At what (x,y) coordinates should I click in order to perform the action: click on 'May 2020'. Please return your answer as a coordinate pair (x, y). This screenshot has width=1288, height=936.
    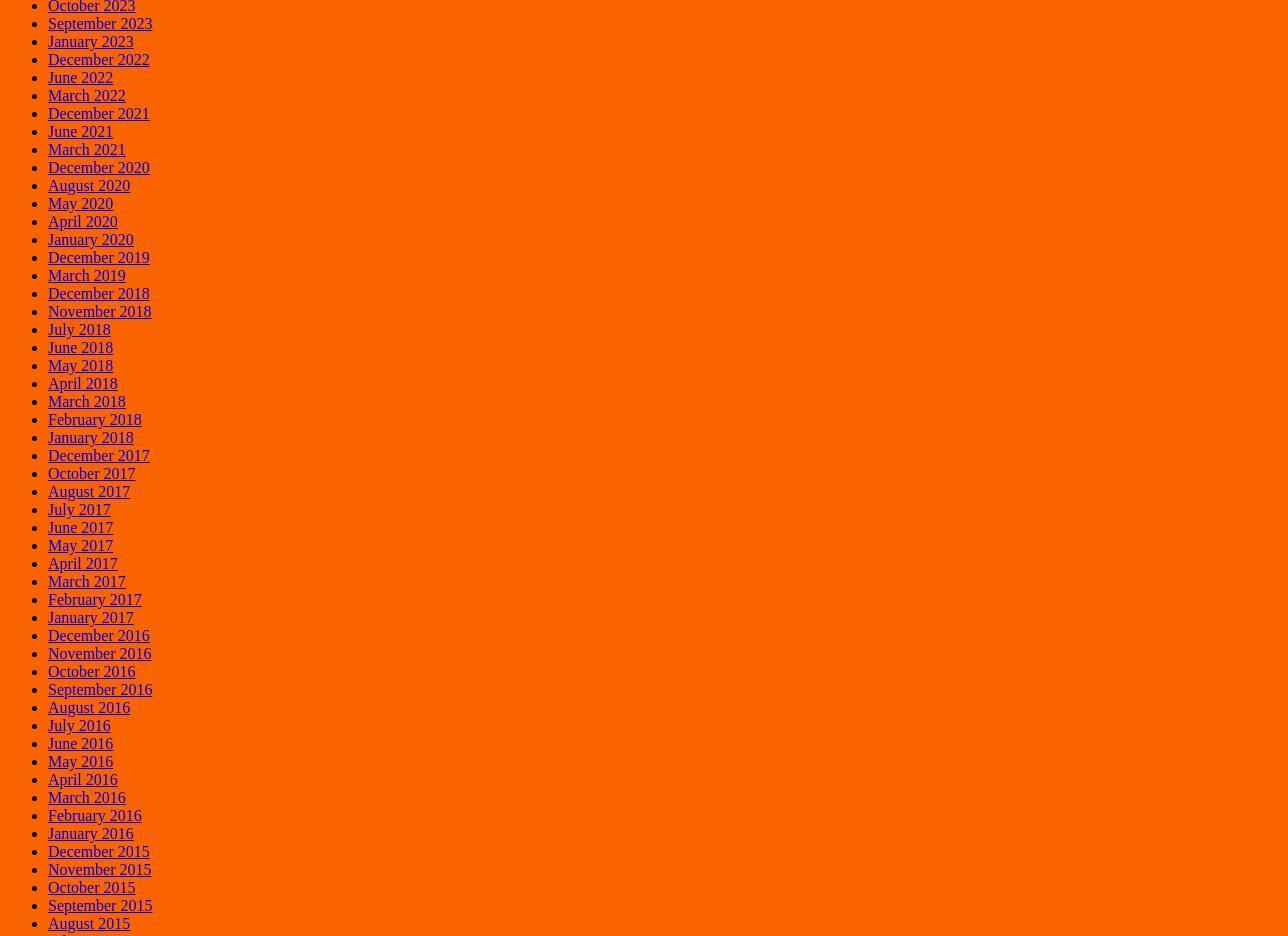
    Looking at the image, I should click on (80, 202).